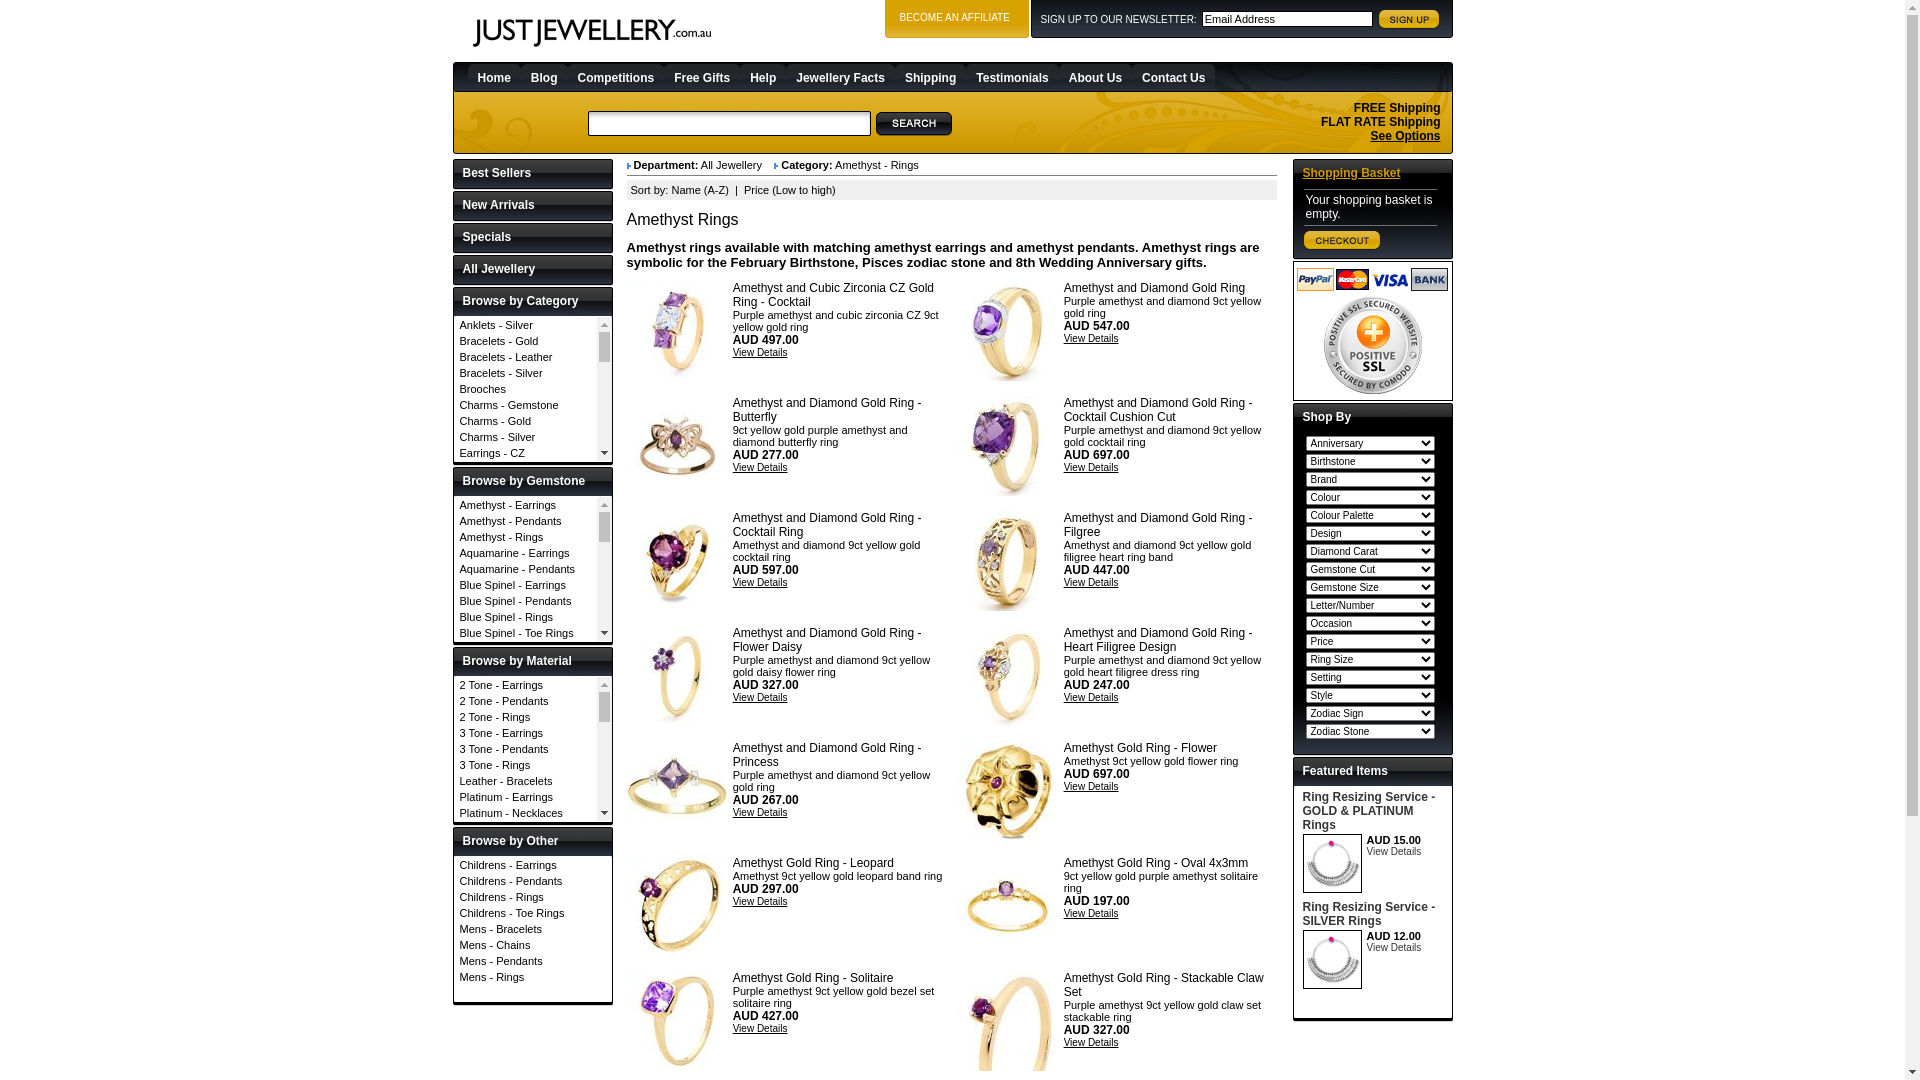 The image size is (1920, 1080). I want to click on 'Diamond - Necklaces', so click(525, 825).